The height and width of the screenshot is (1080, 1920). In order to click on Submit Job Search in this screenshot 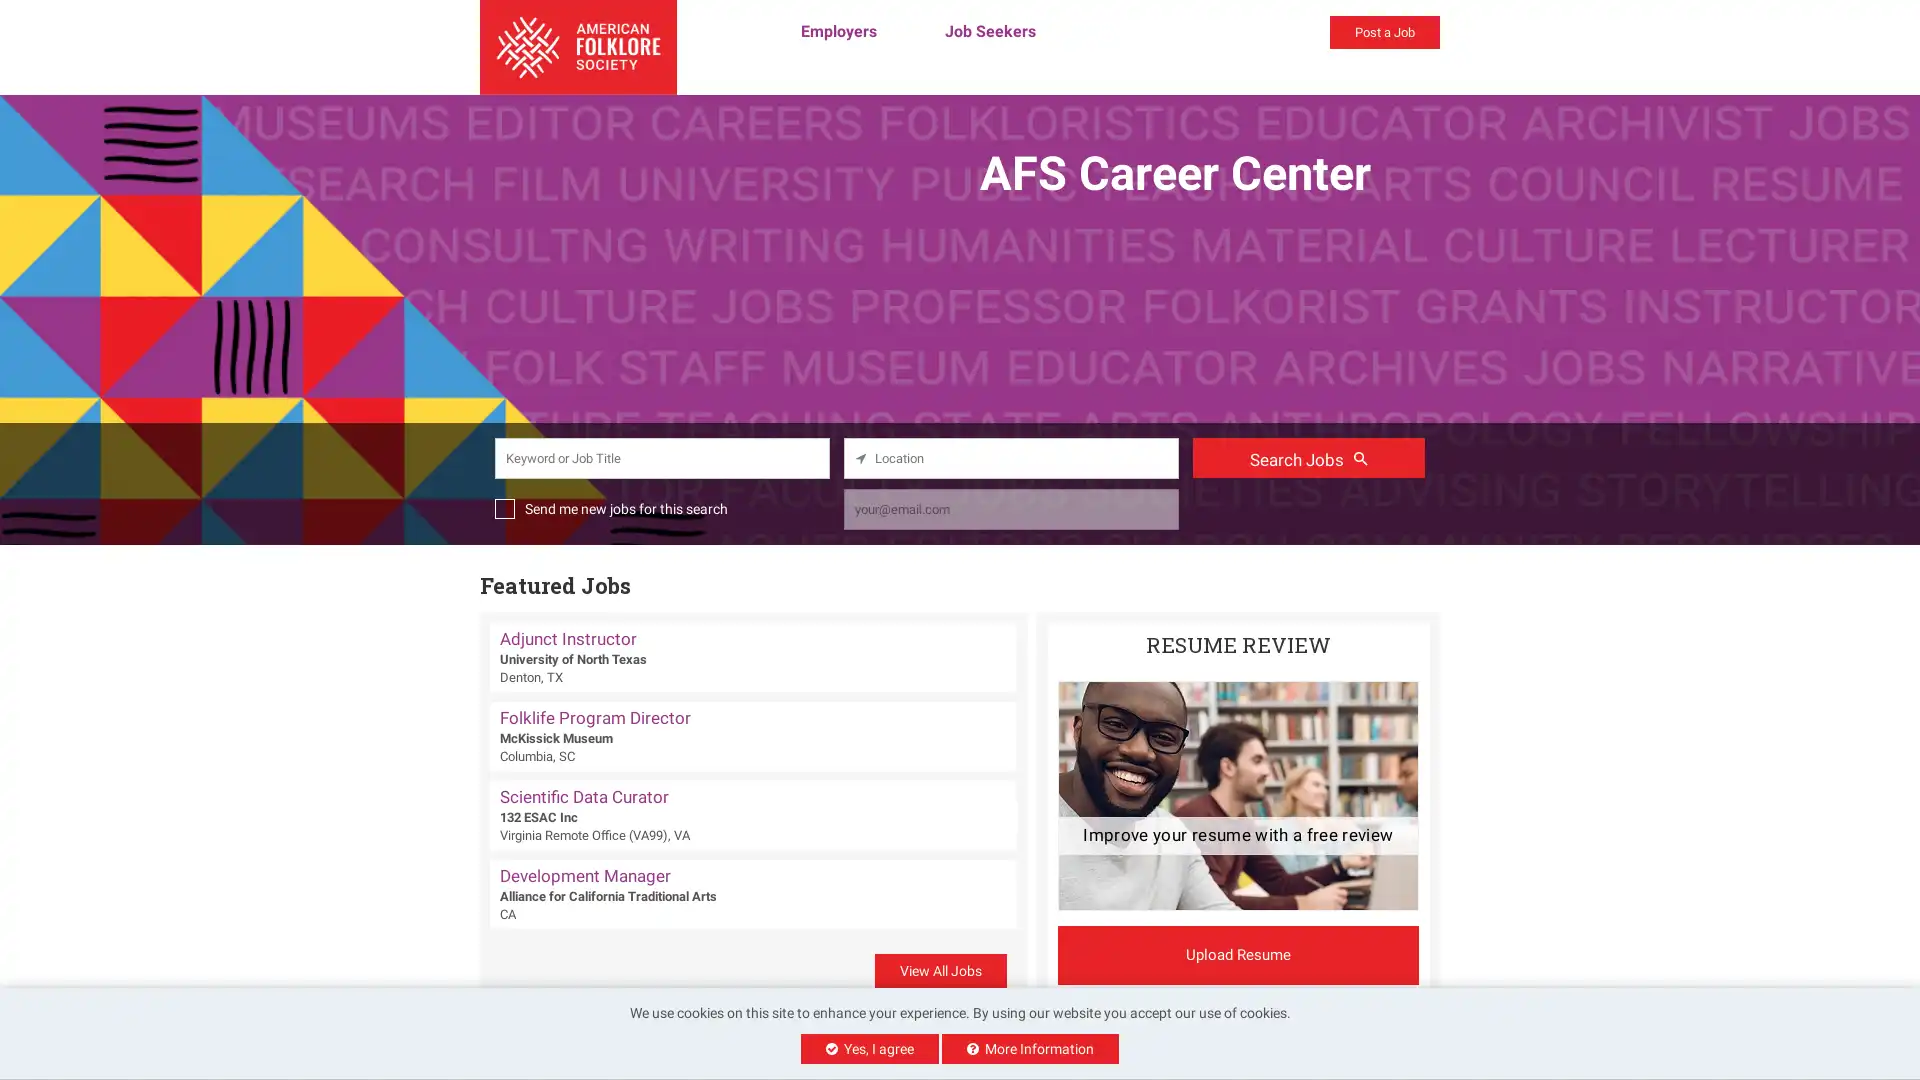, I will do `click(1308, 456)`.